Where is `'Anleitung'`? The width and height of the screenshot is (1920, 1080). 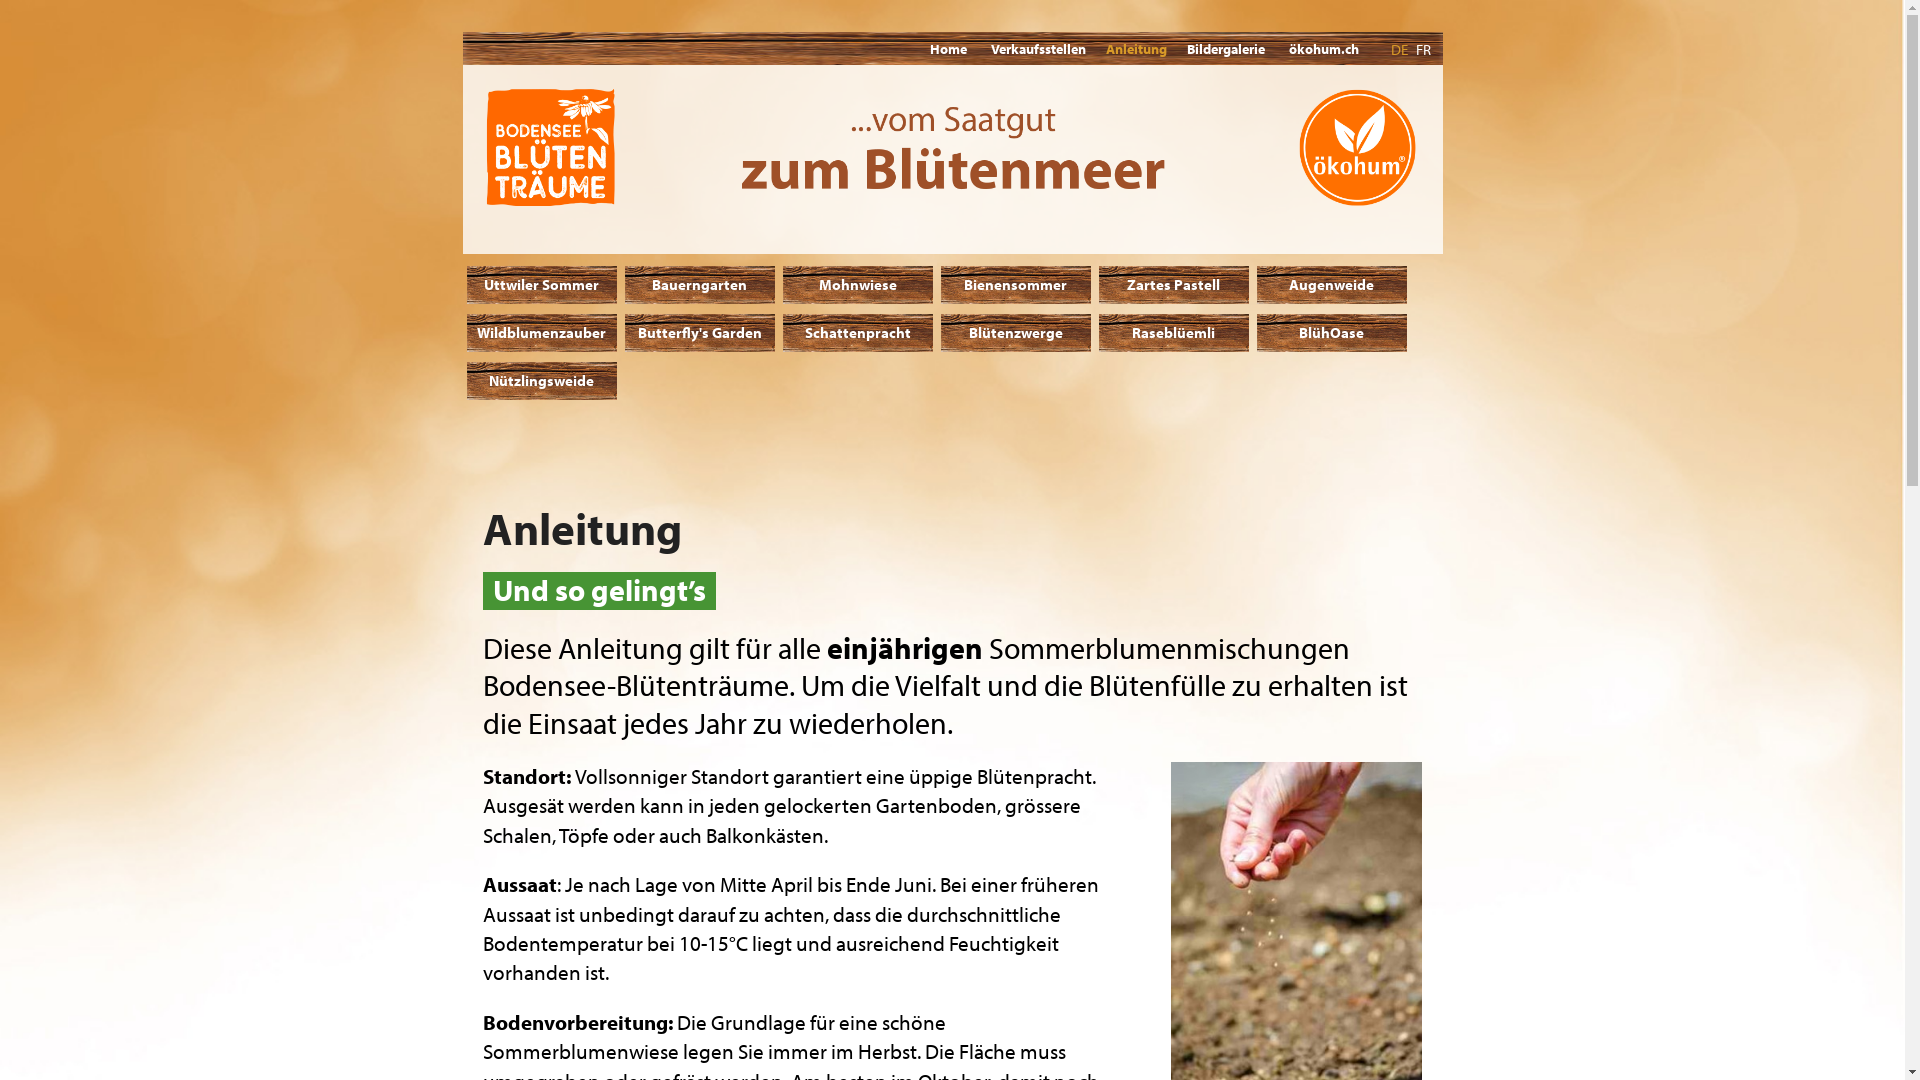
'Anleitung' is located at coordinates (1136, 47).